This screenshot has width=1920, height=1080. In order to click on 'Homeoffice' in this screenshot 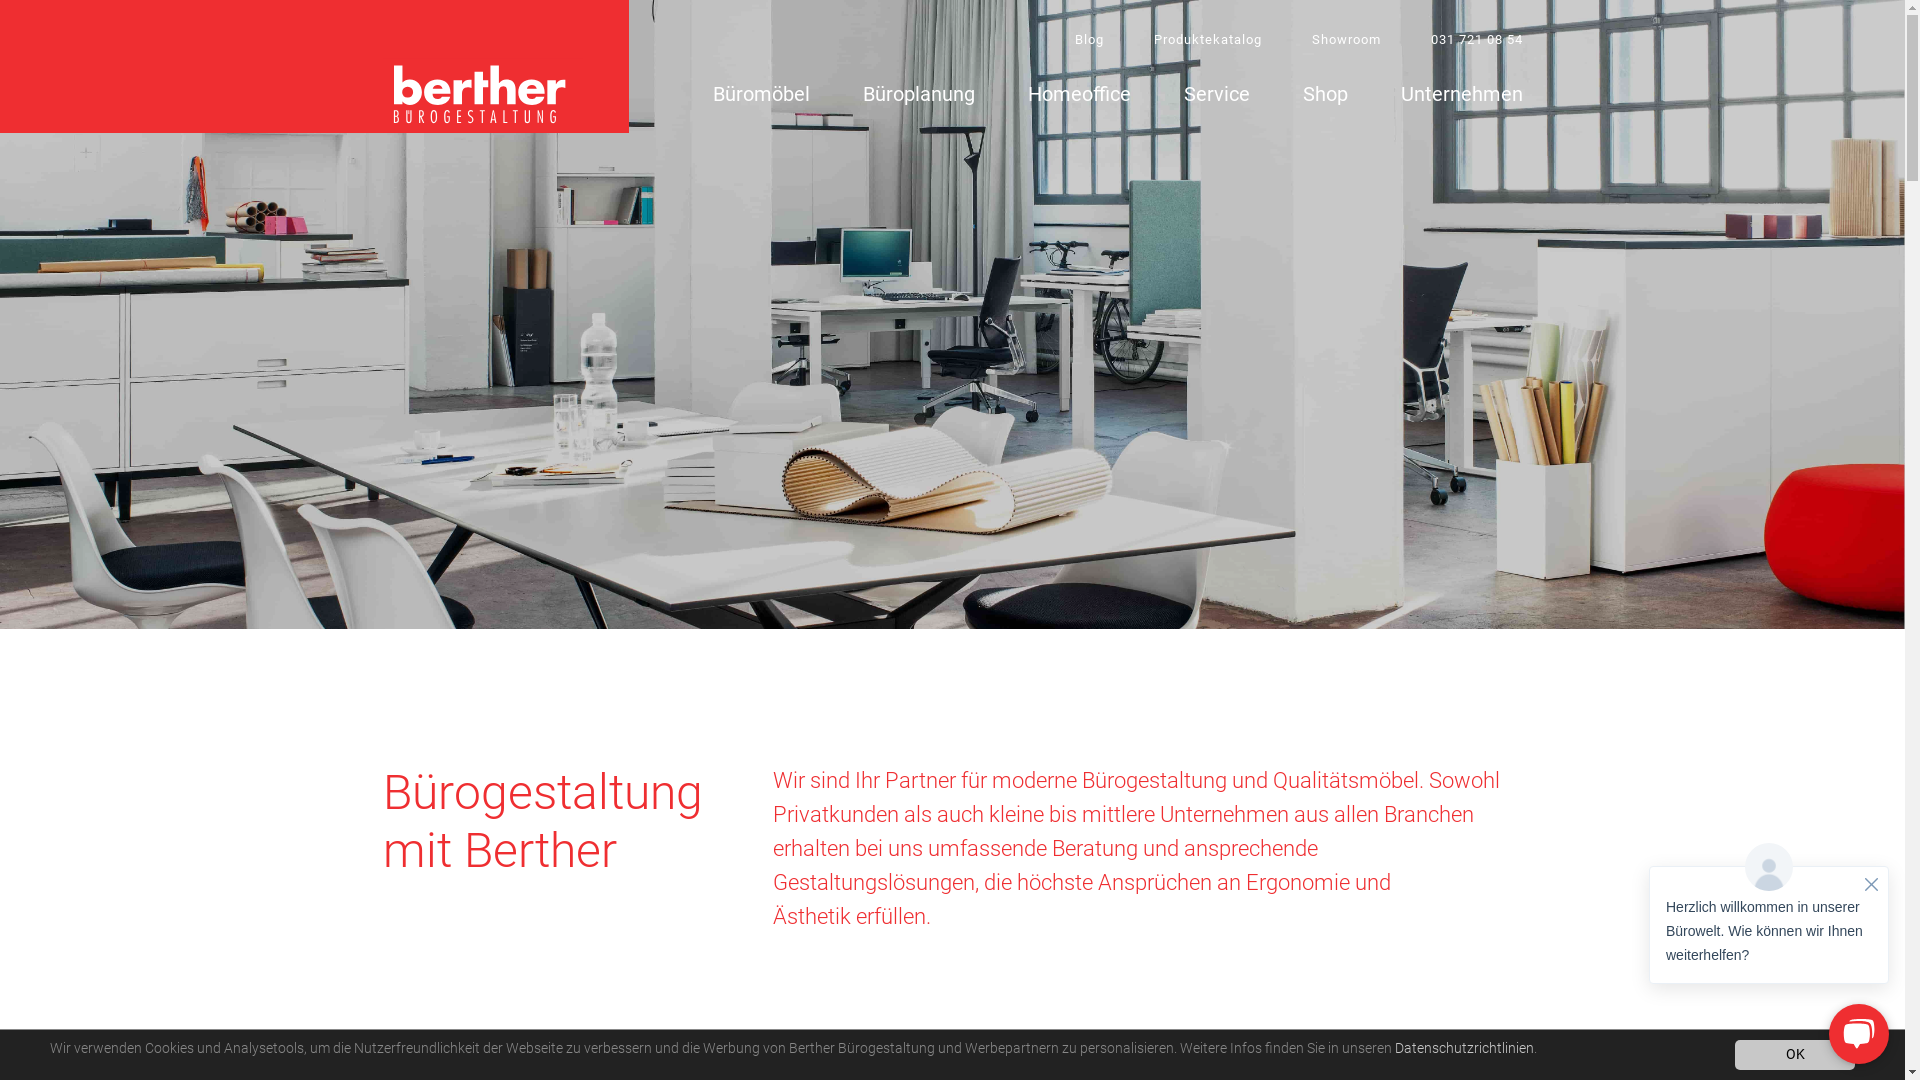, I will do `click(1078, 97)`.